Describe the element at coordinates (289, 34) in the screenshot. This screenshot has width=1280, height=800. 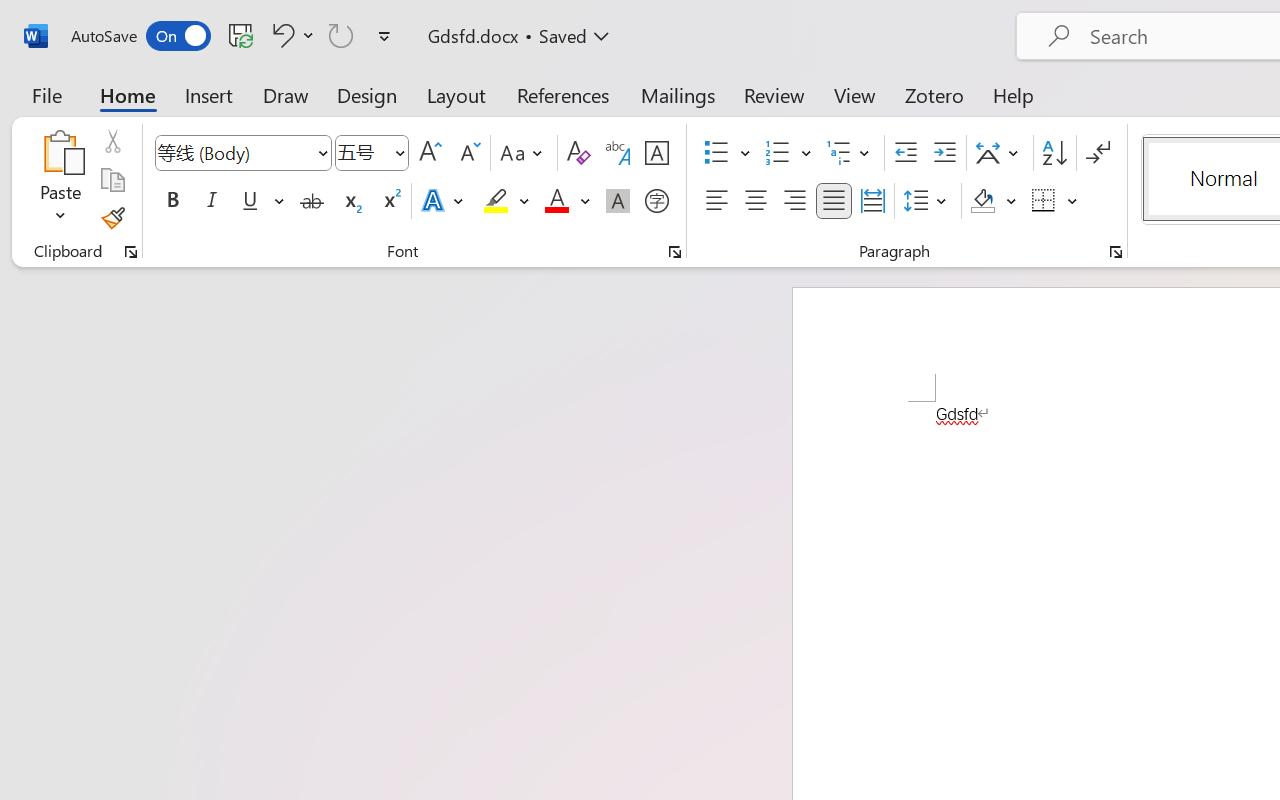
I see `'Undo Apply Quick Style'` at that location.